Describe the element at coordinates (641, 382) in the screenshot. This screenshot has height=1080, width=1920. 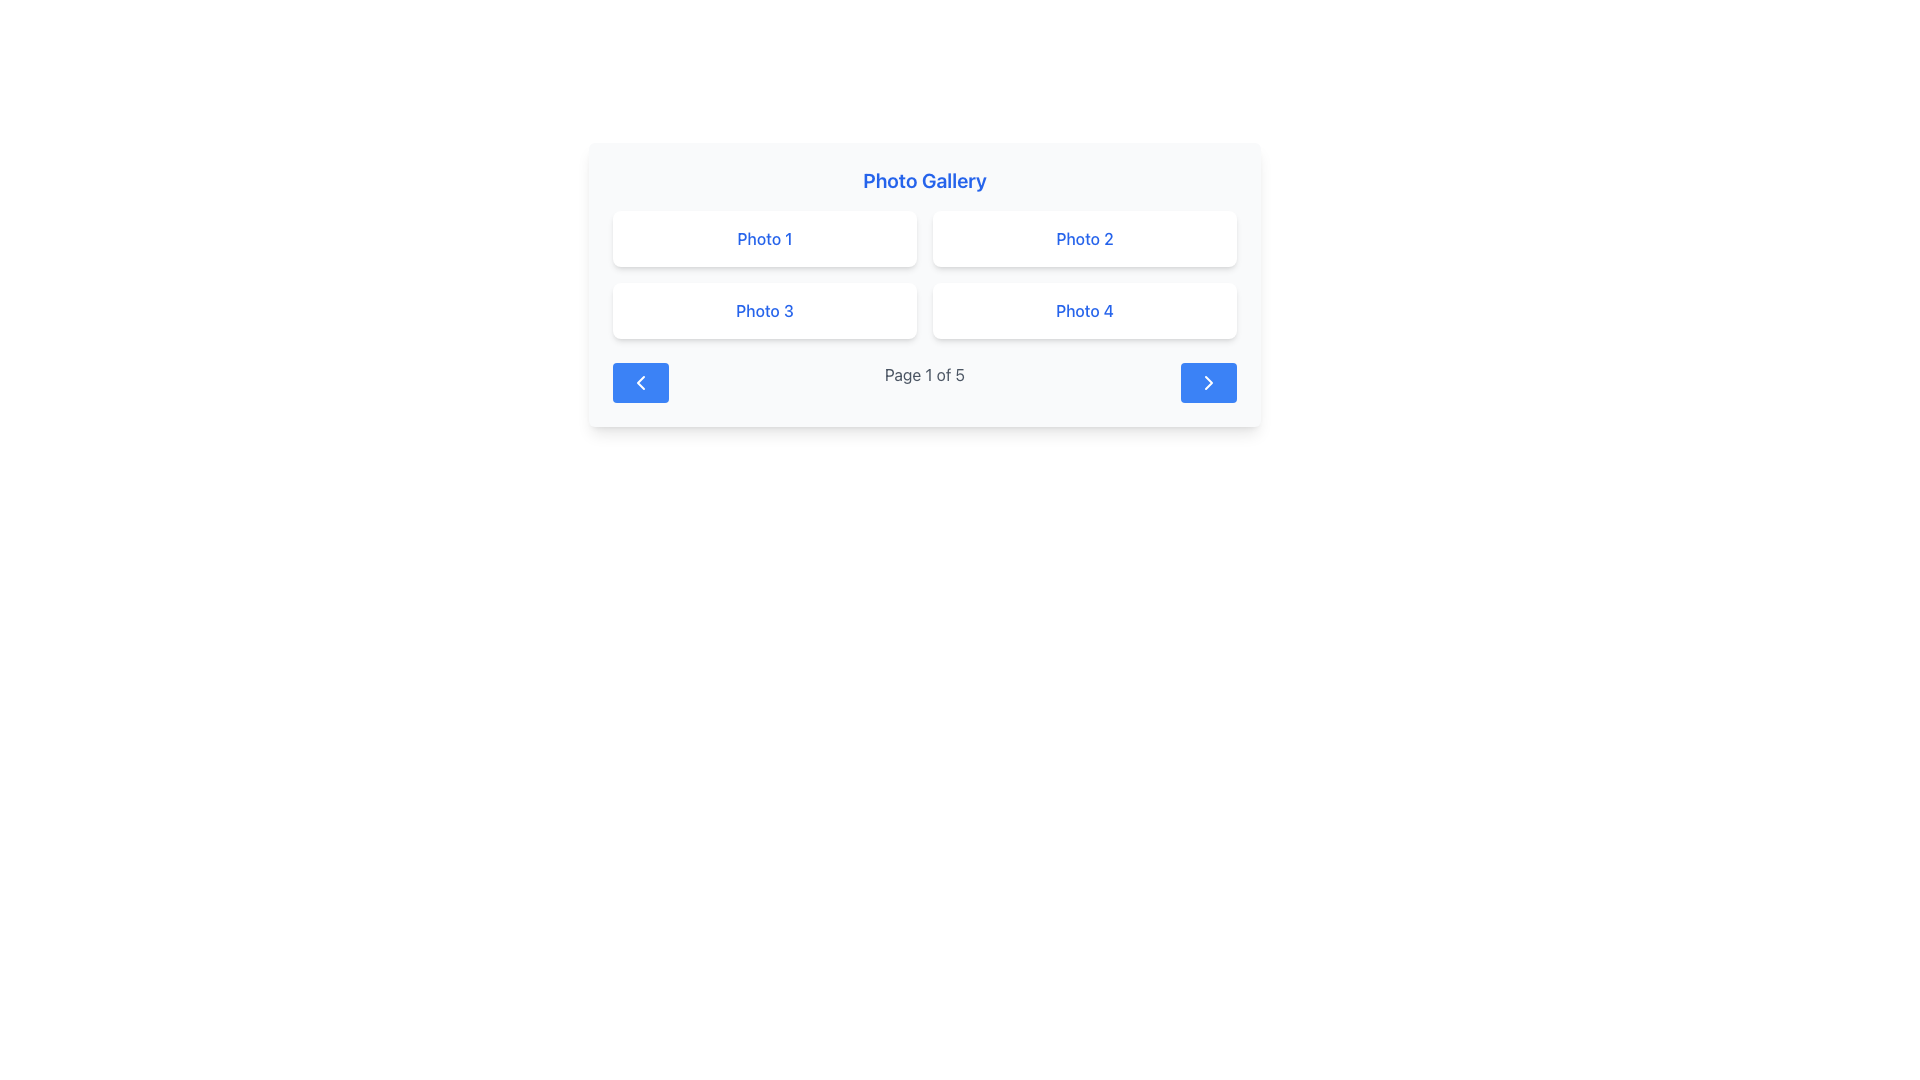
I see `the navigation icon within the blue rectangular button` at that location.